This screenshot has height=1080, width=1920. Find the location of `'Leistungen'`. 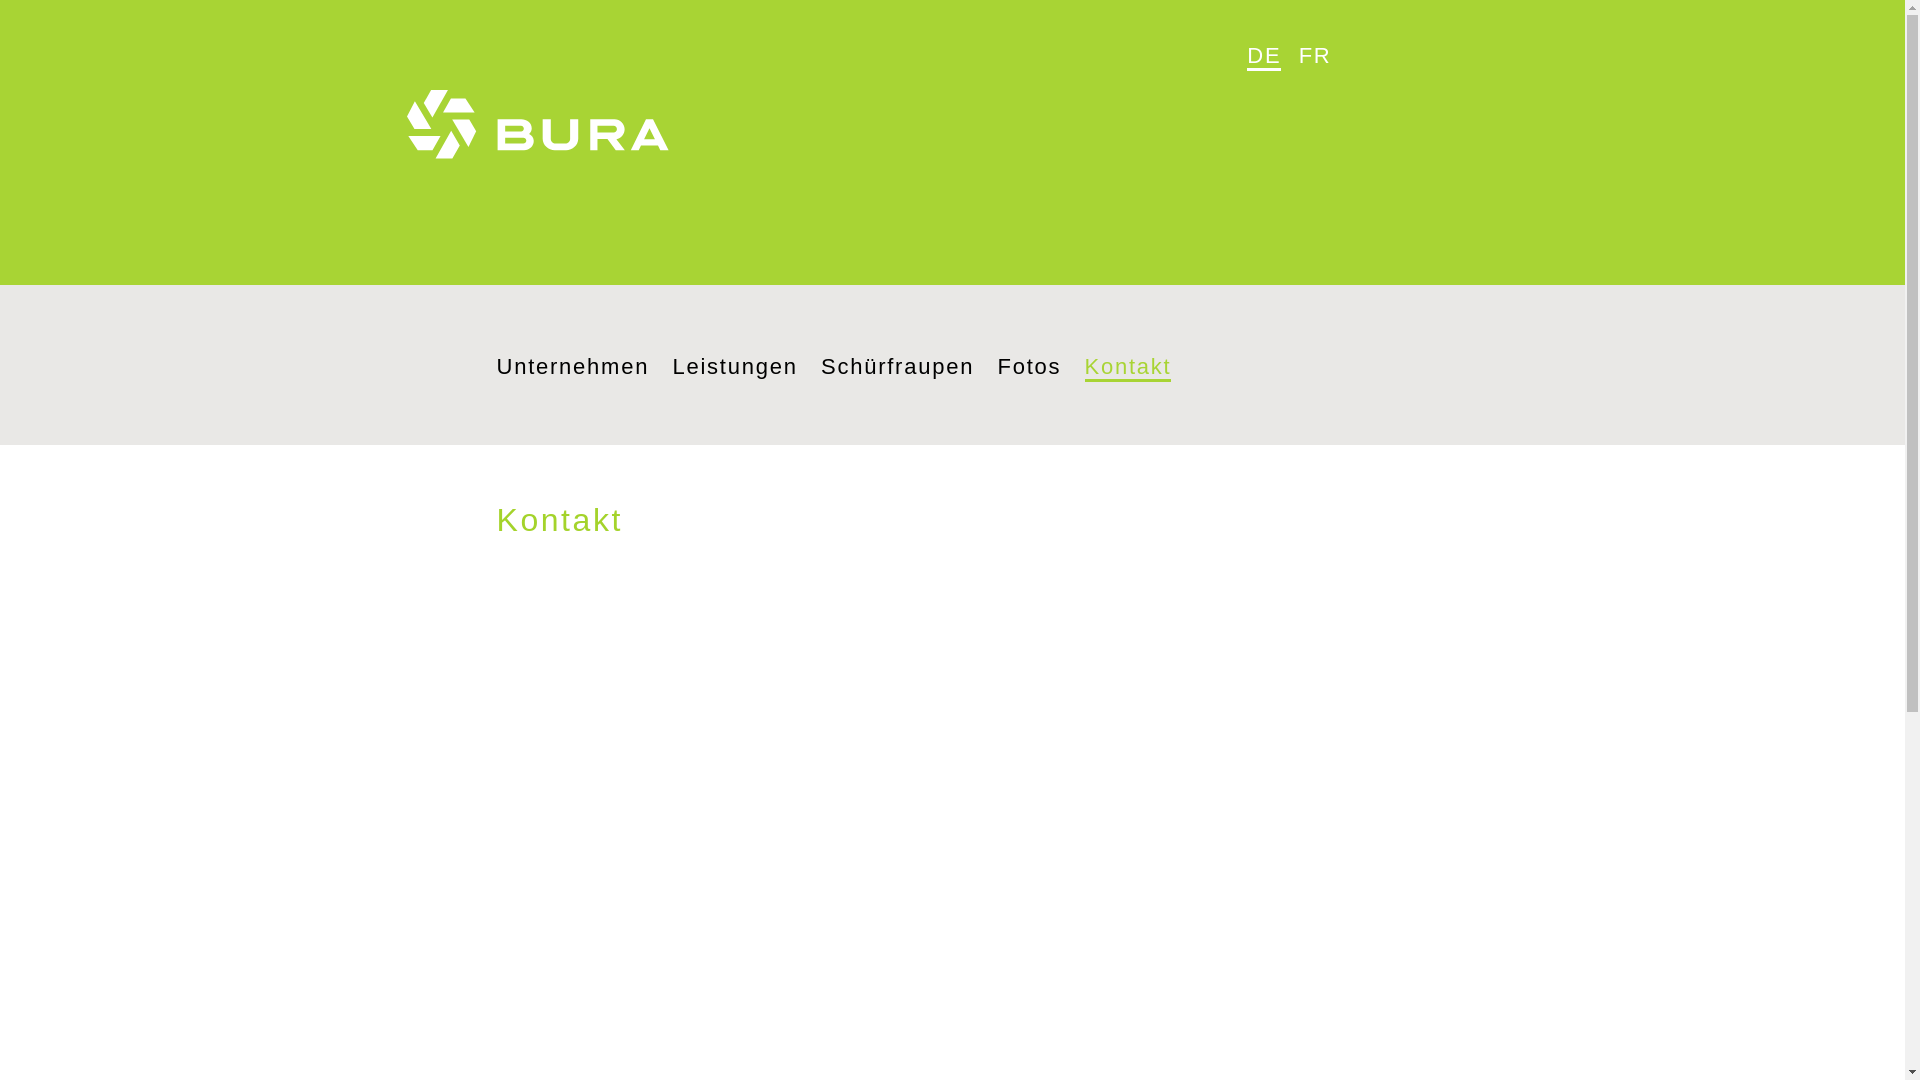

'Leistungen' is located at coordinates (672, 366).